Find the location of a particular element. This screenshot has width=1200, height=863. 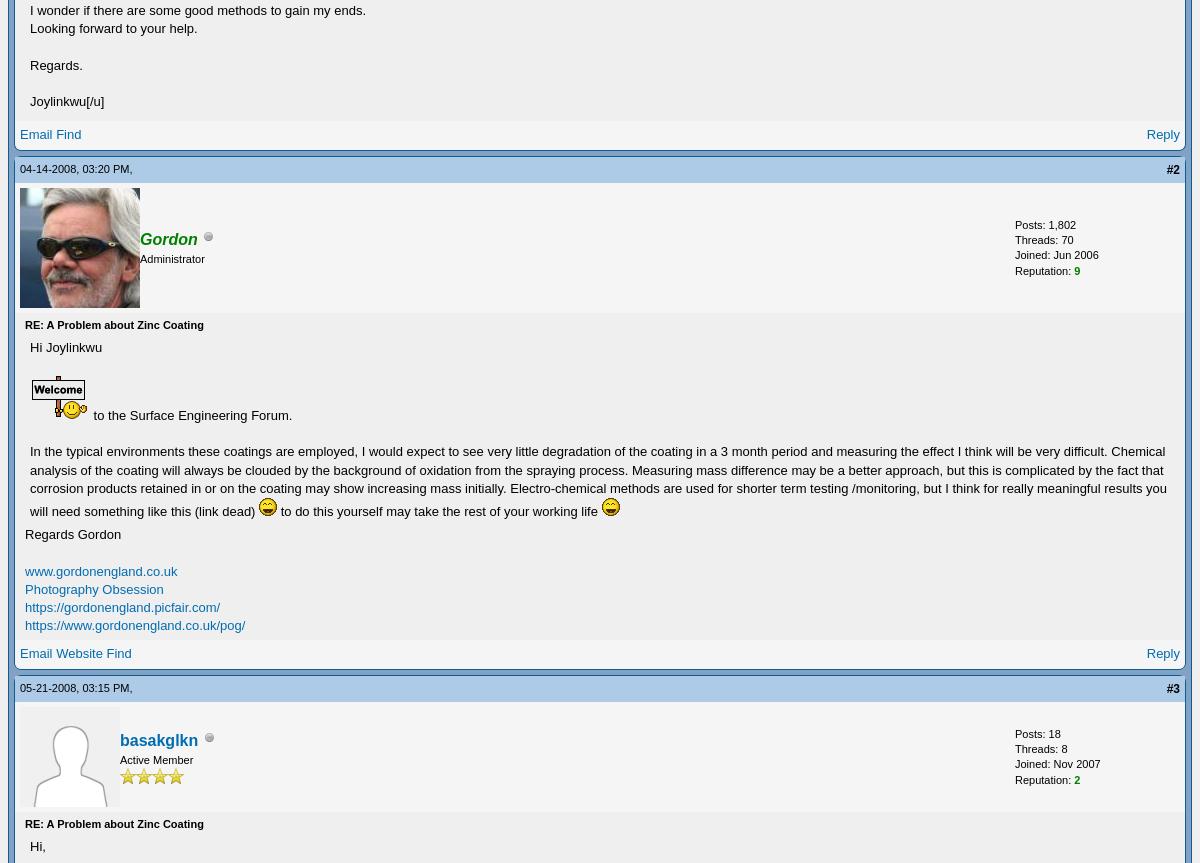

'https://www.gordonengland.co.uk/pog/' is located at coordinates (135, 624).